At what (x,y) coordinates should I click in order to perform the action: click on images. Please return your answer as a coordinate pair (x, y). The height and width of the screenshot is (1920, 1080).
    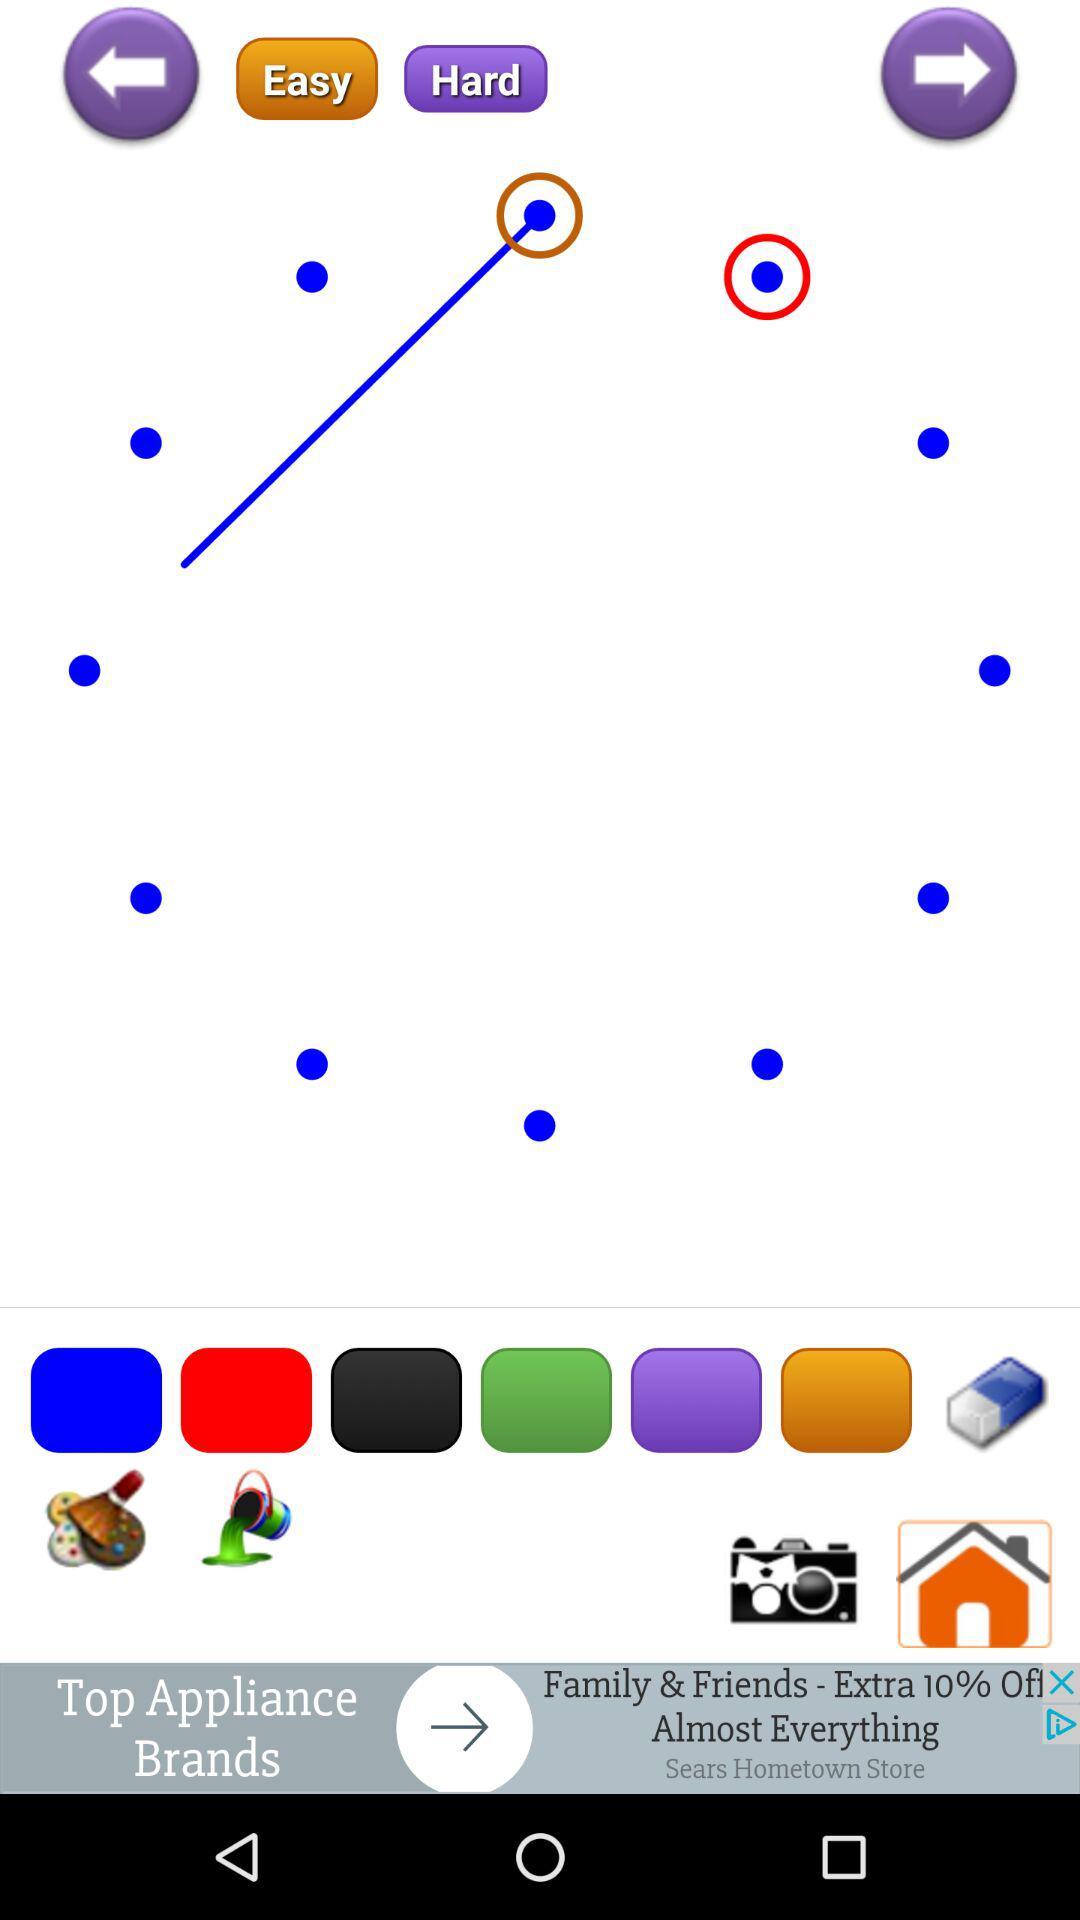
    Looking at the image, I should click on (790, 1583).